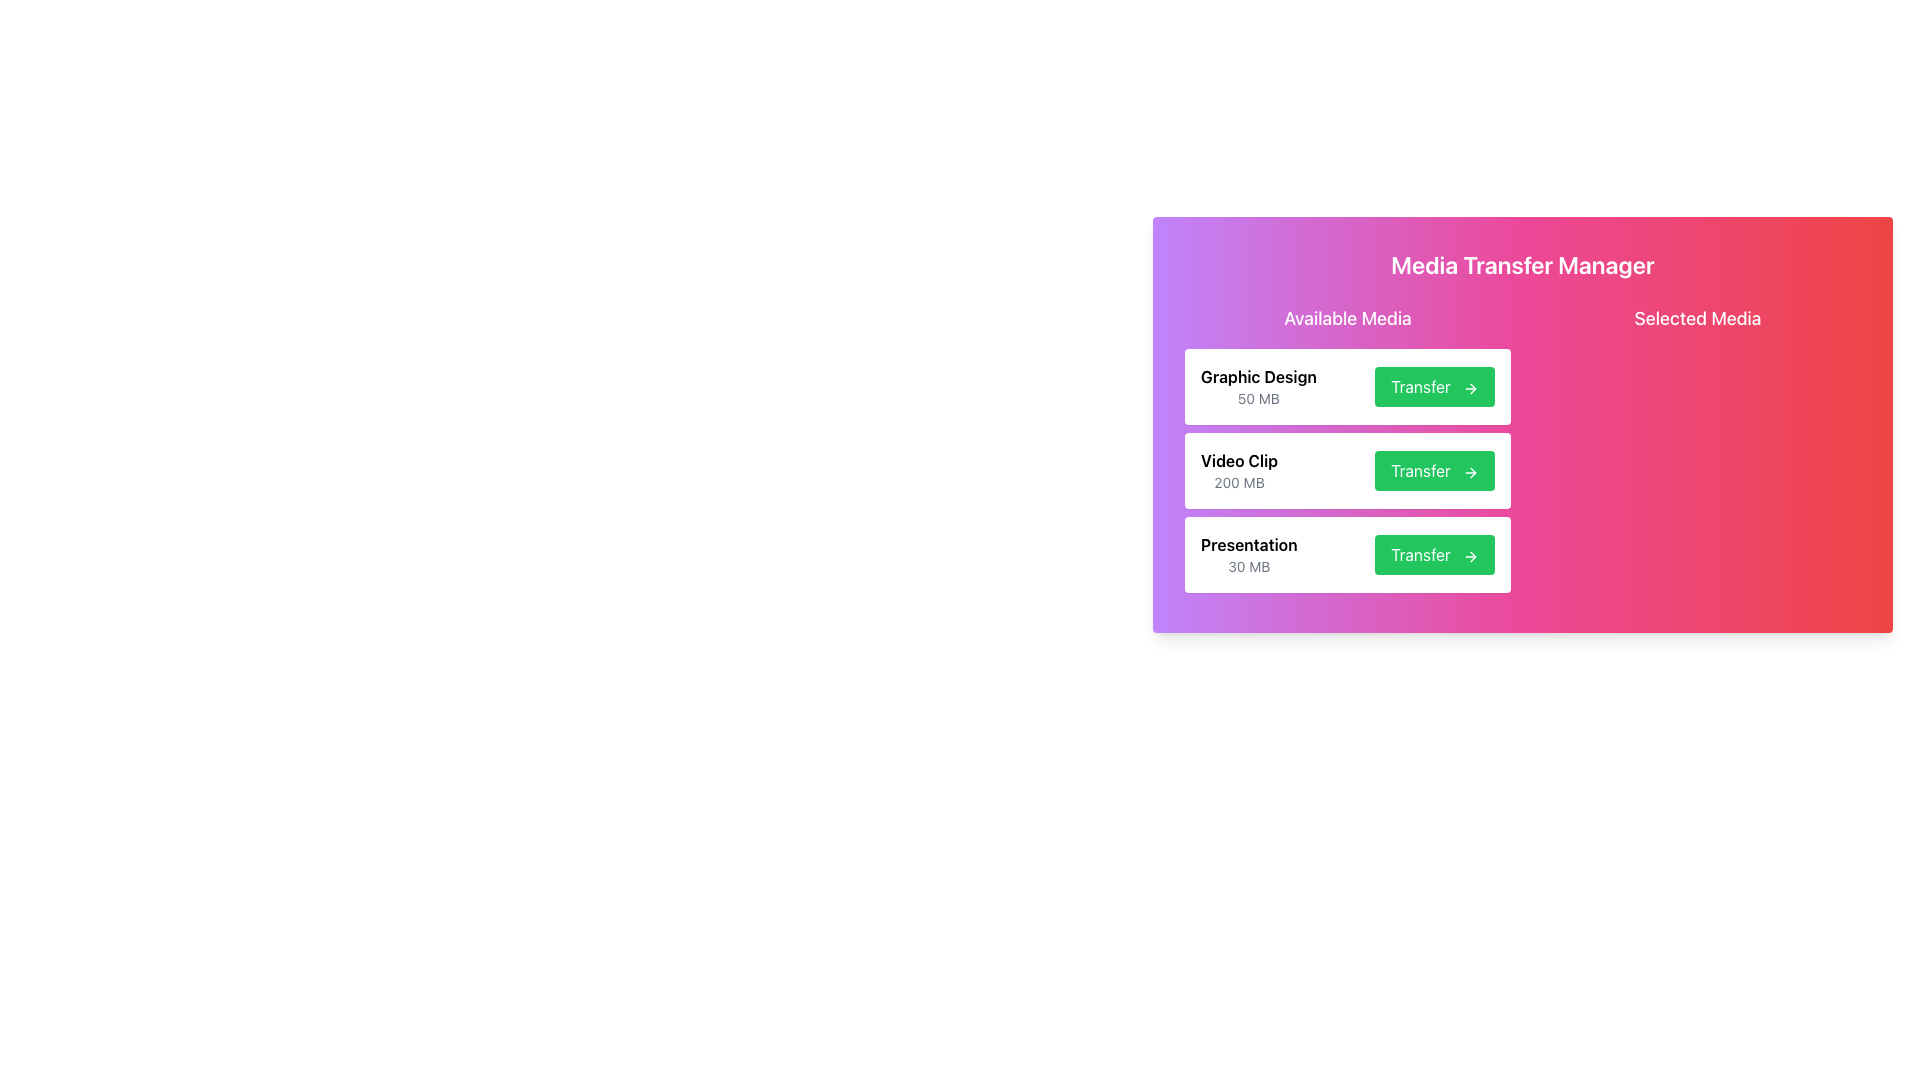 This screenshot has height=1080, width=1920. I want to click on the static text label 'Presentation' which is bold and acts as a header within the 'Available Media' section, located above '30 MB' and to the left of the 'Transfer' button, so click(1248, 544).